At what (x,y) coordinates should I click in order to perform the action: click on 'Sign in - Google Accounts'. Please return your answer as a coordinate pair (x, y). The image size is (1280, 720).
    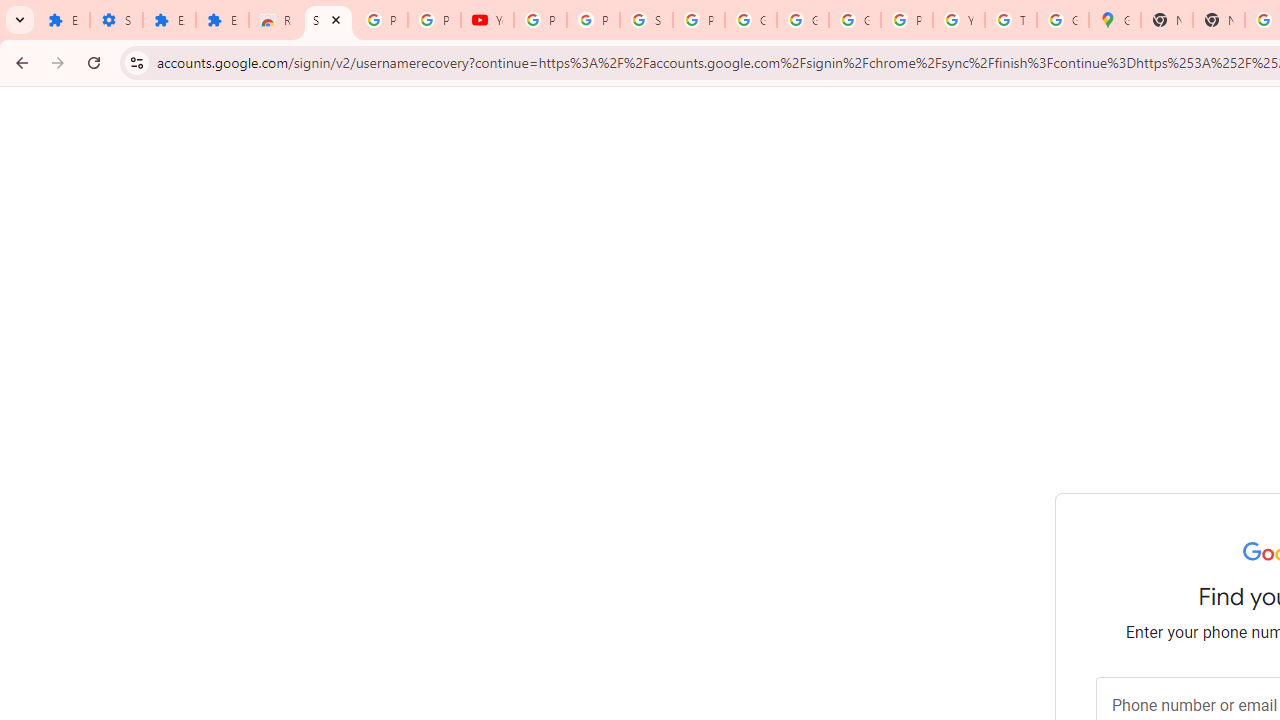
    Looking at the image, I should click on (328, 20).